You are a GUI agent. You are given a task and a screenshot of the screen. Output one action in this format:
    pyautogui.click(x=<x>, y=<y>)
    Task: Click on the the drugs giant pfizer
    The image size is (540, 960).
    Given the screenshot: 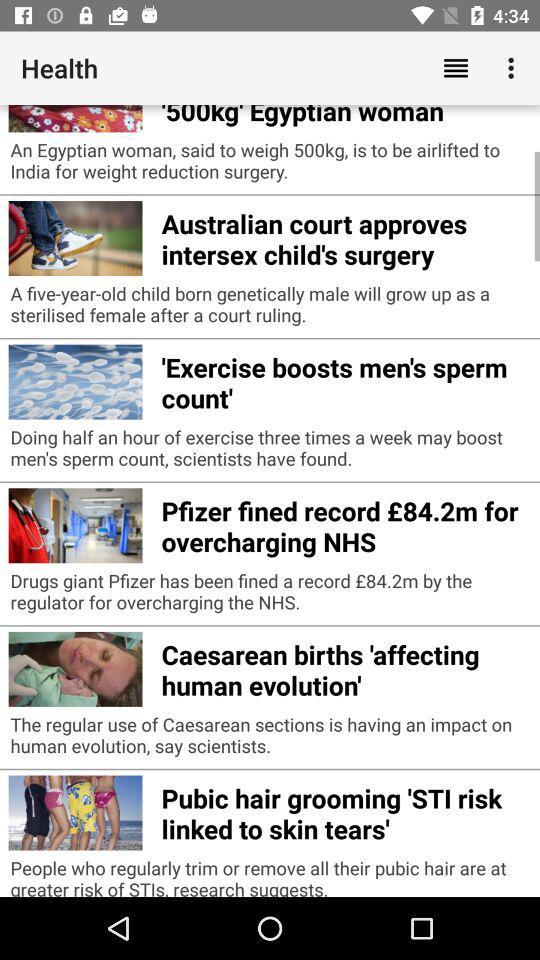 What is the action you would take?
    pyautogui.click(x=270, y=596)
    